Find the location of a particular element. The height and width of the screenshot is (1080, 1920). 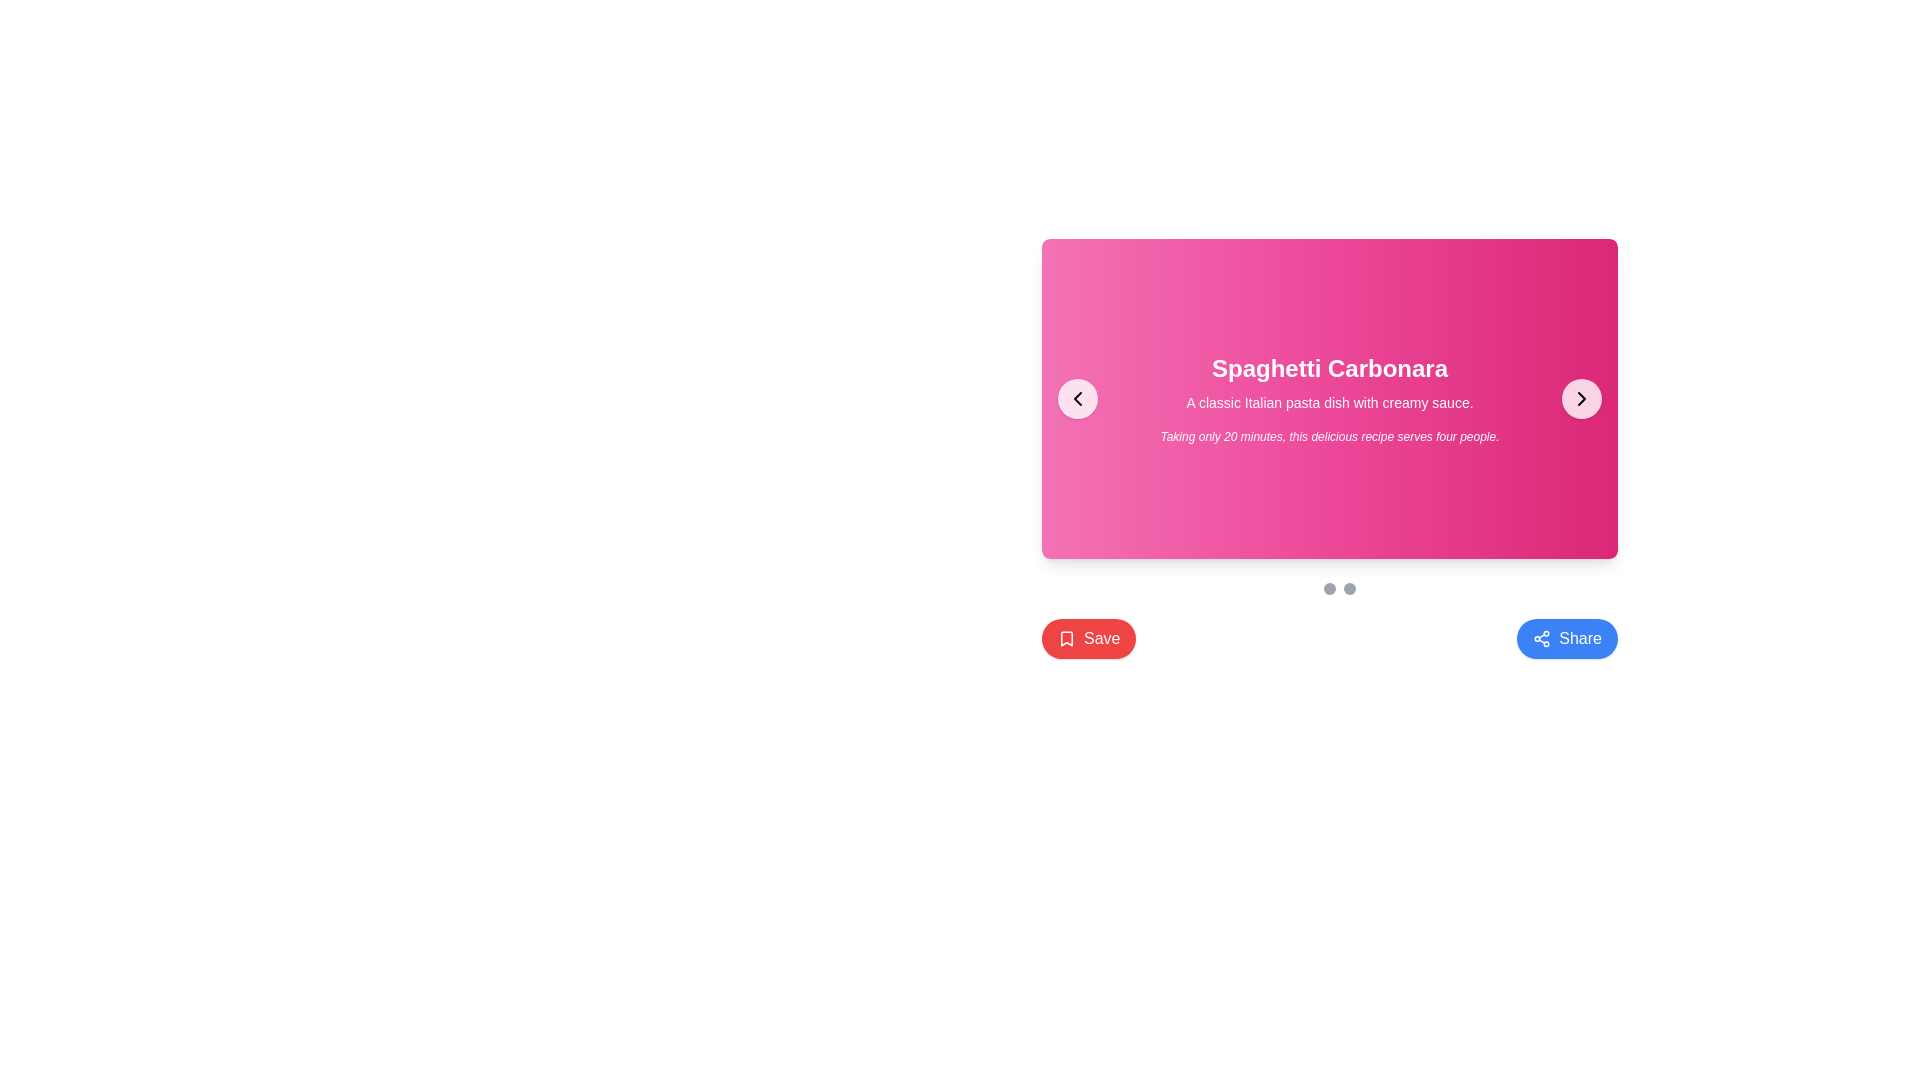

the right-pointing chevron icon located within the circular white button on the right side of the pink card titled 'Spaghetti Carbonara.' is located at coordinates (1581, 398).